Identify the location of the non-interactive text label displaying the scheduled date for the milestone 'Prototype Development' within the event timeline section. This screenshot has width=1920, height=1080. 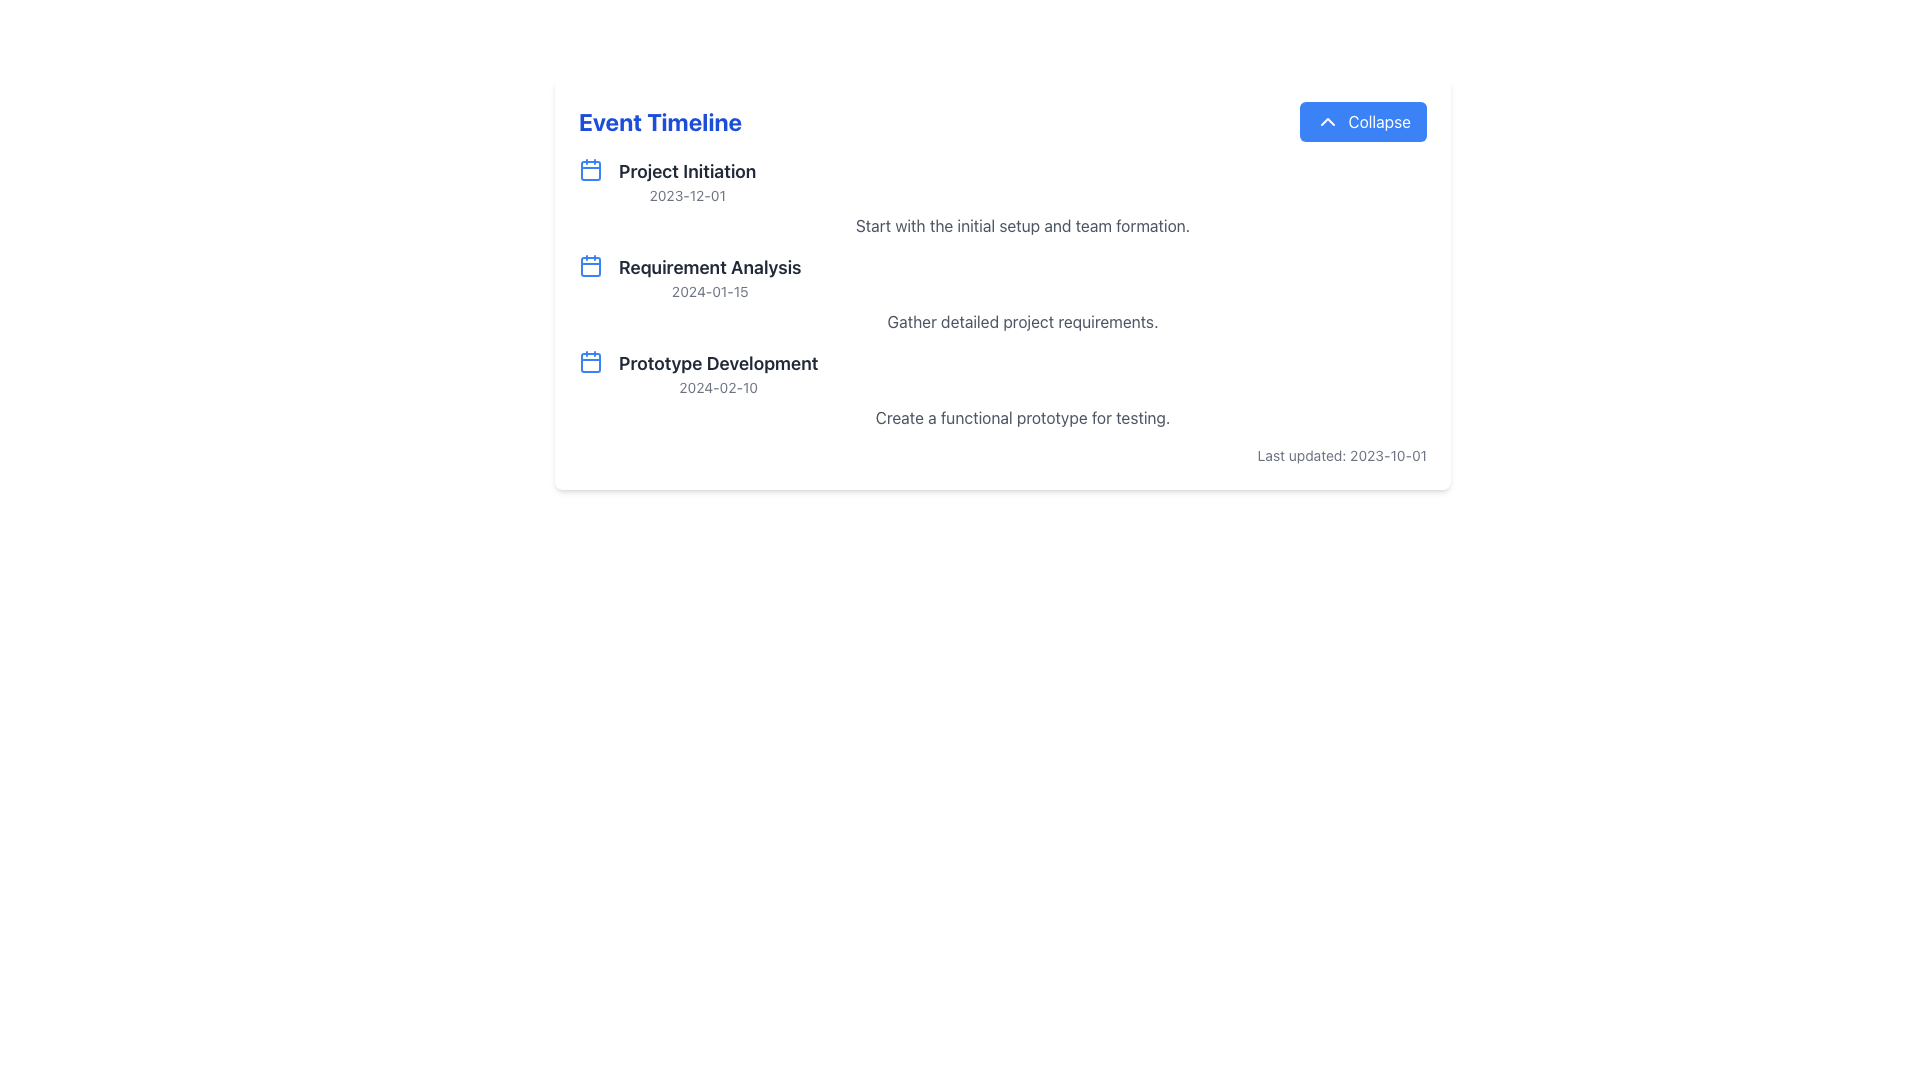
(718, 388).